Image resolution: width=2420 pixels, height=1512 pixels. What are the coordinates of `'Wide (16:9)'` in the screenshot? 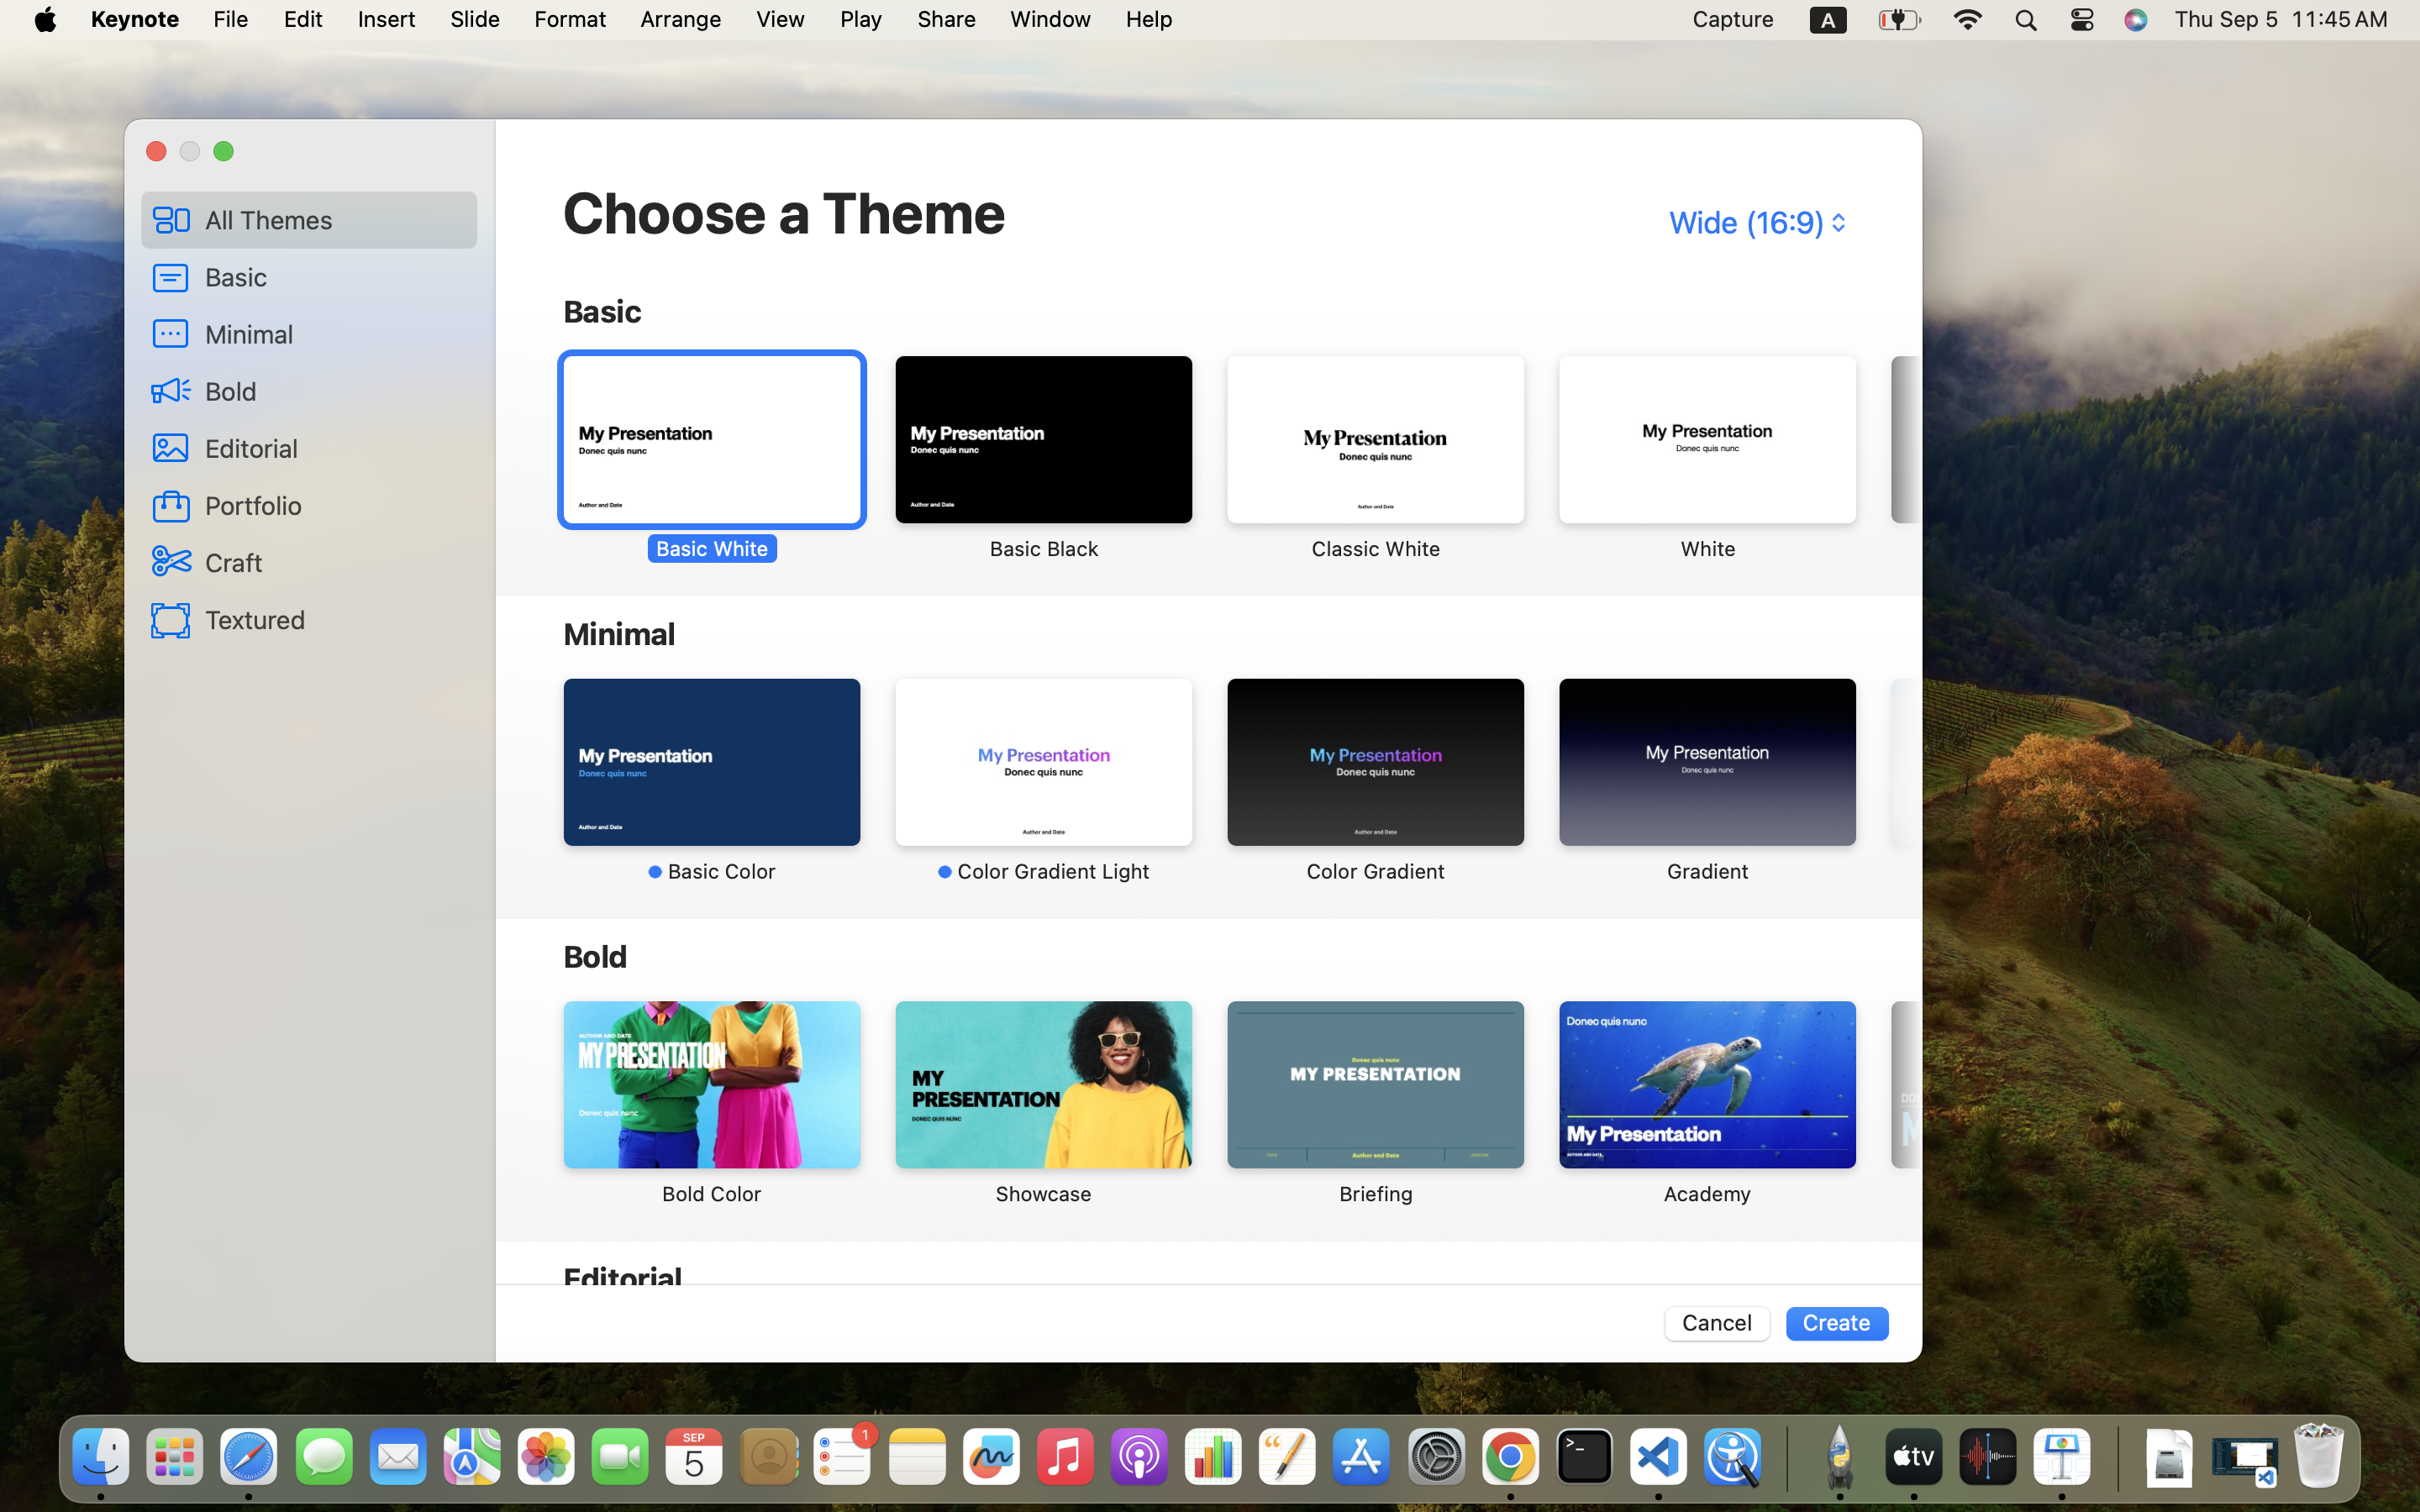 It's located at (1754, 221).